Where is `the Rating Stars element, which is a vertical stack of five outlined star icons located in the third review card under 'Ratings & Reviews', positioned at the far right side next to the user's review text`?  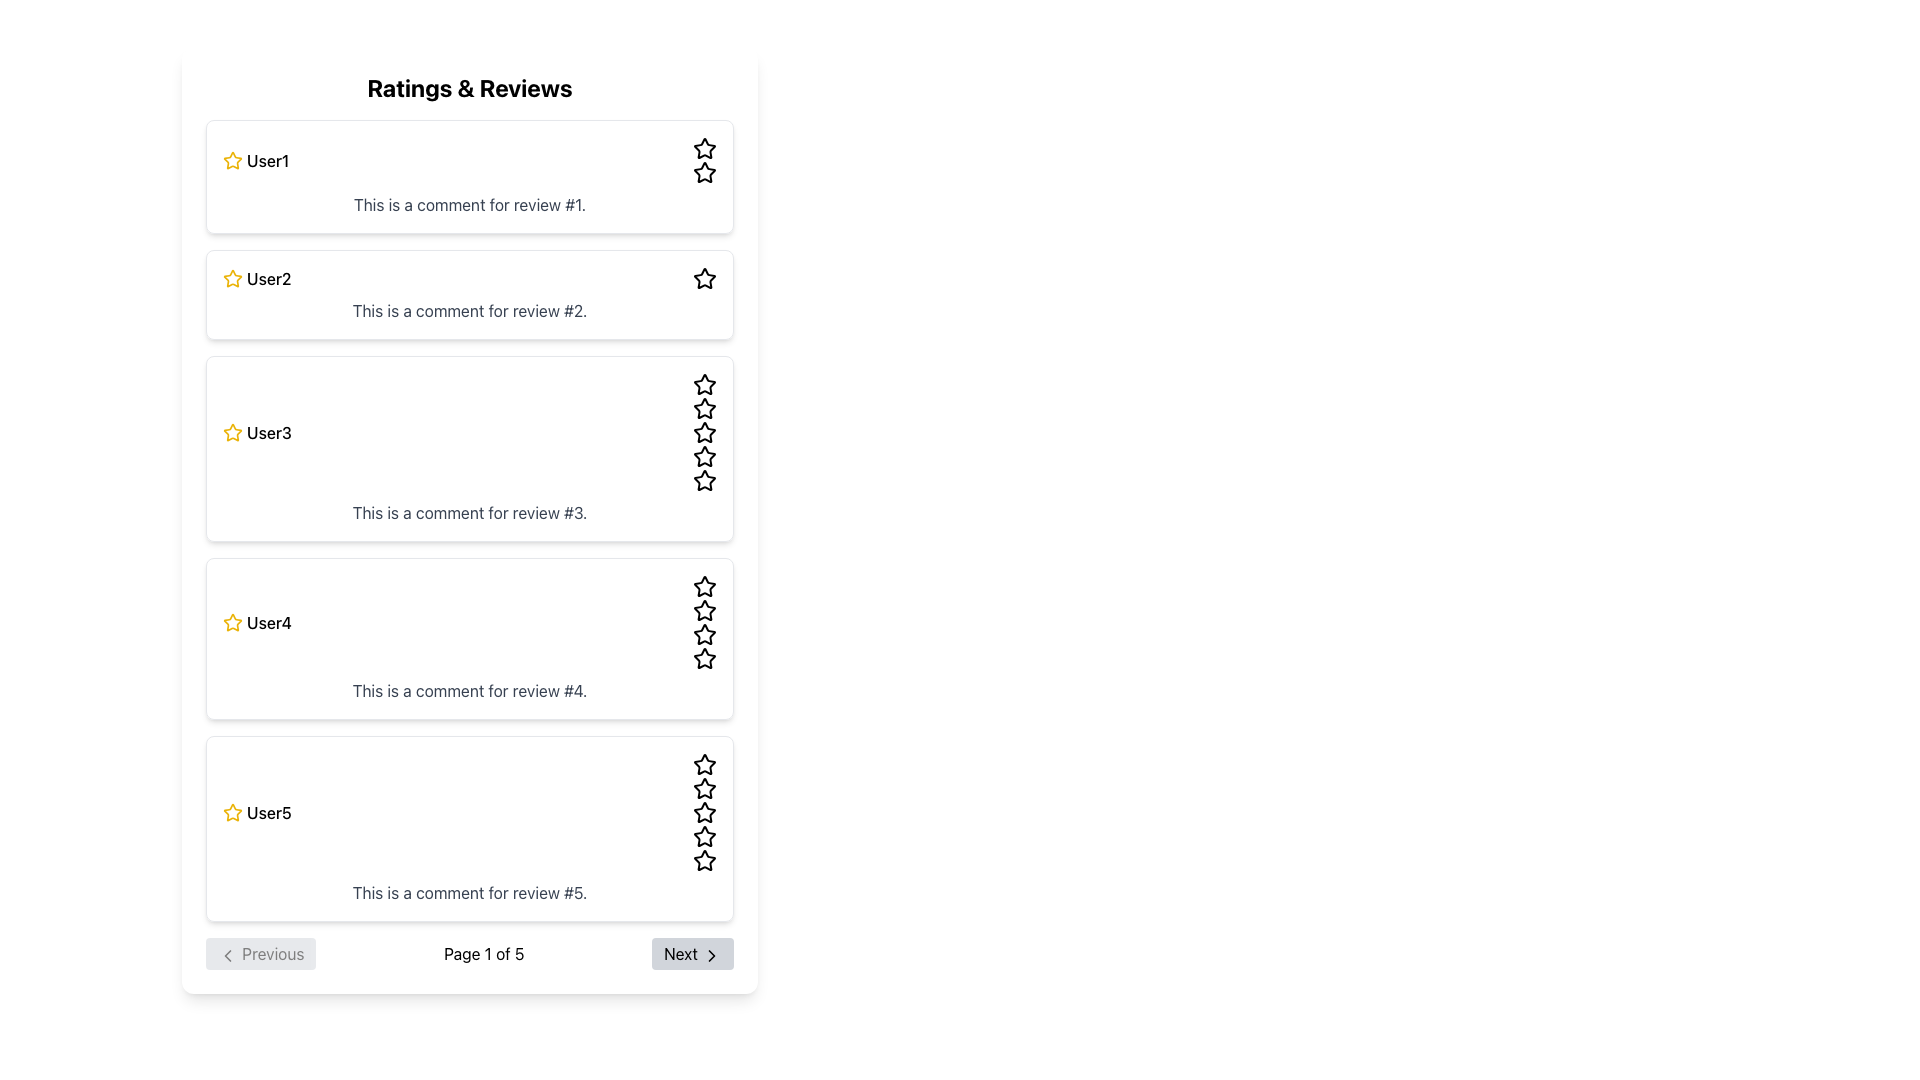 the Rating Stars element, which is a vertical stack of five outlined star icons located in the third review card under 'Ratings & Reviews', positioned at the far right side next to the user's review text is located at coordinates (705, 431).